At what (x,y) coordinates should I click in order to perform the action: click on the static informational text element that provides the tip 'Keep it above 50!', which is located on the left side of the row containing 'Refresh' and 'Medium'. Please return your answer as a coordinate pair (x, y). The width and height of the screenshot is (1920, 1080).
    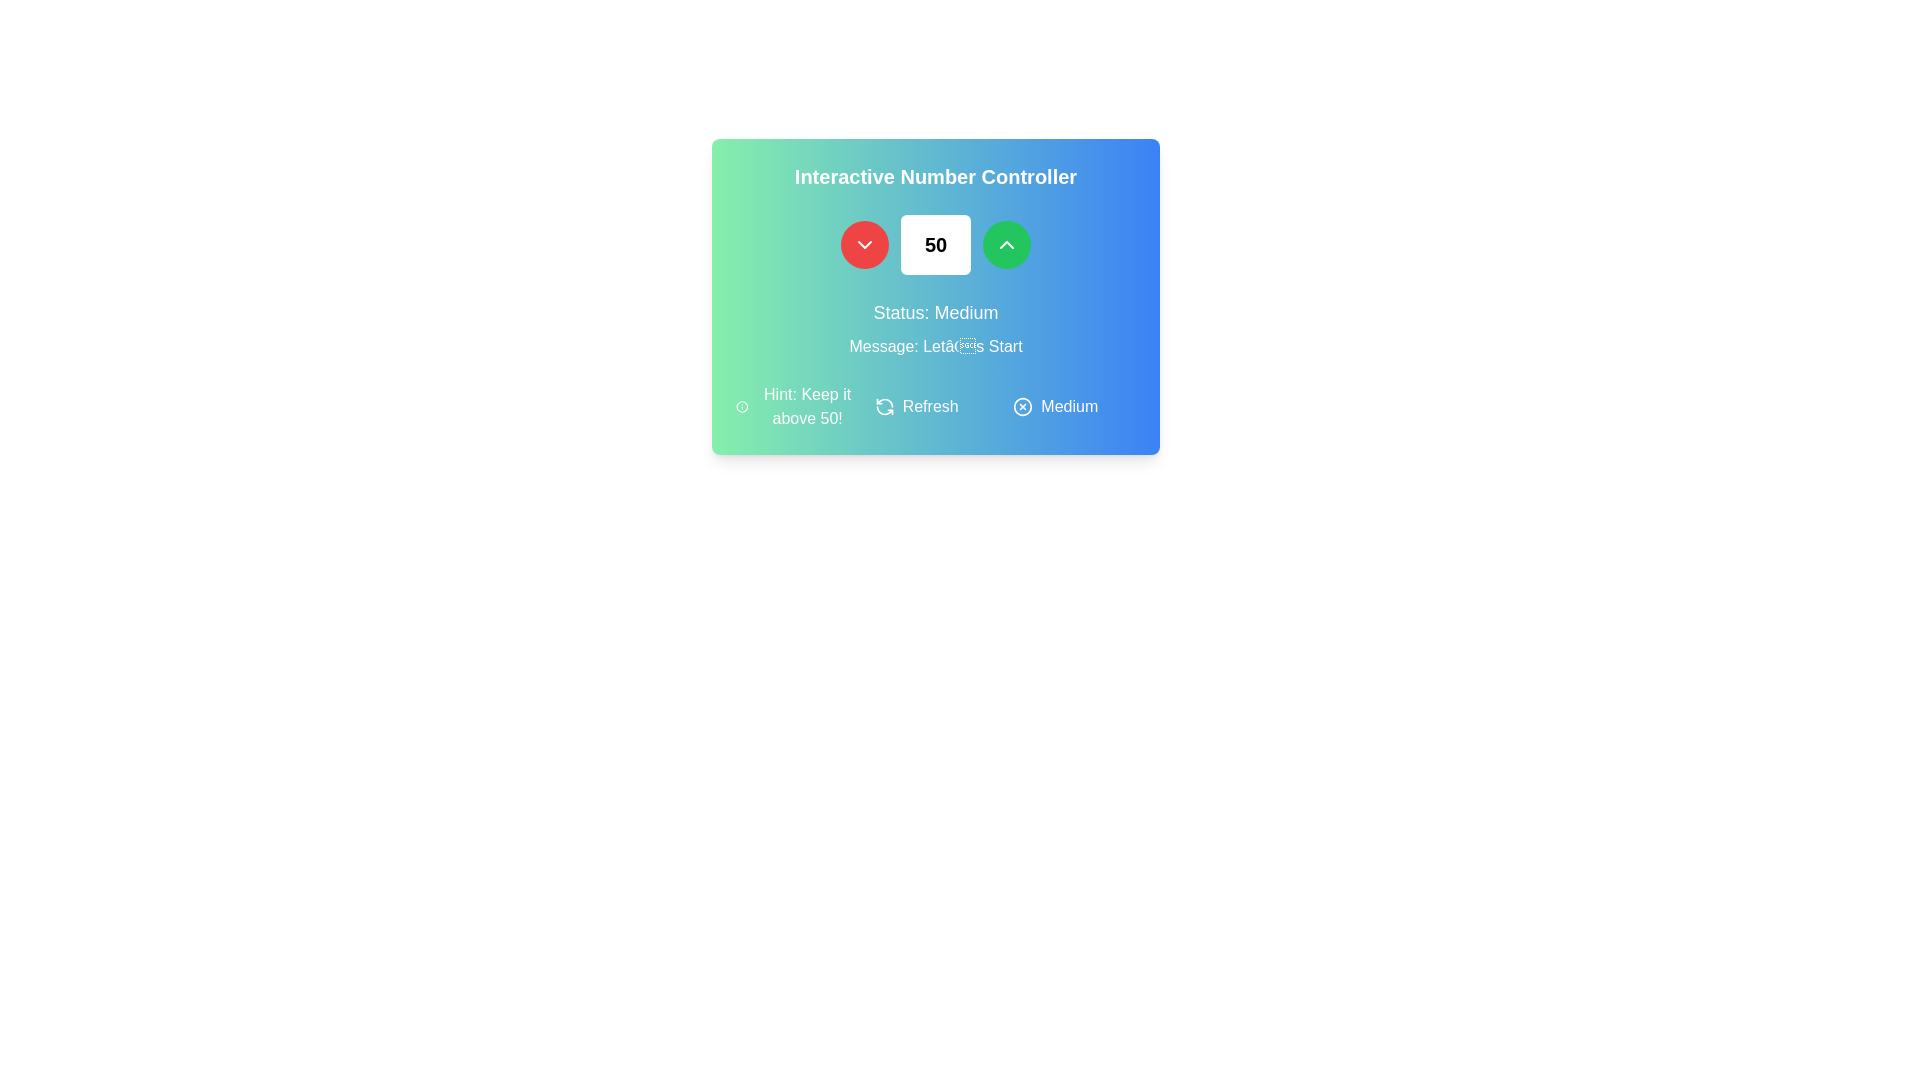
    Looking at the image, I should click on (796, 406).